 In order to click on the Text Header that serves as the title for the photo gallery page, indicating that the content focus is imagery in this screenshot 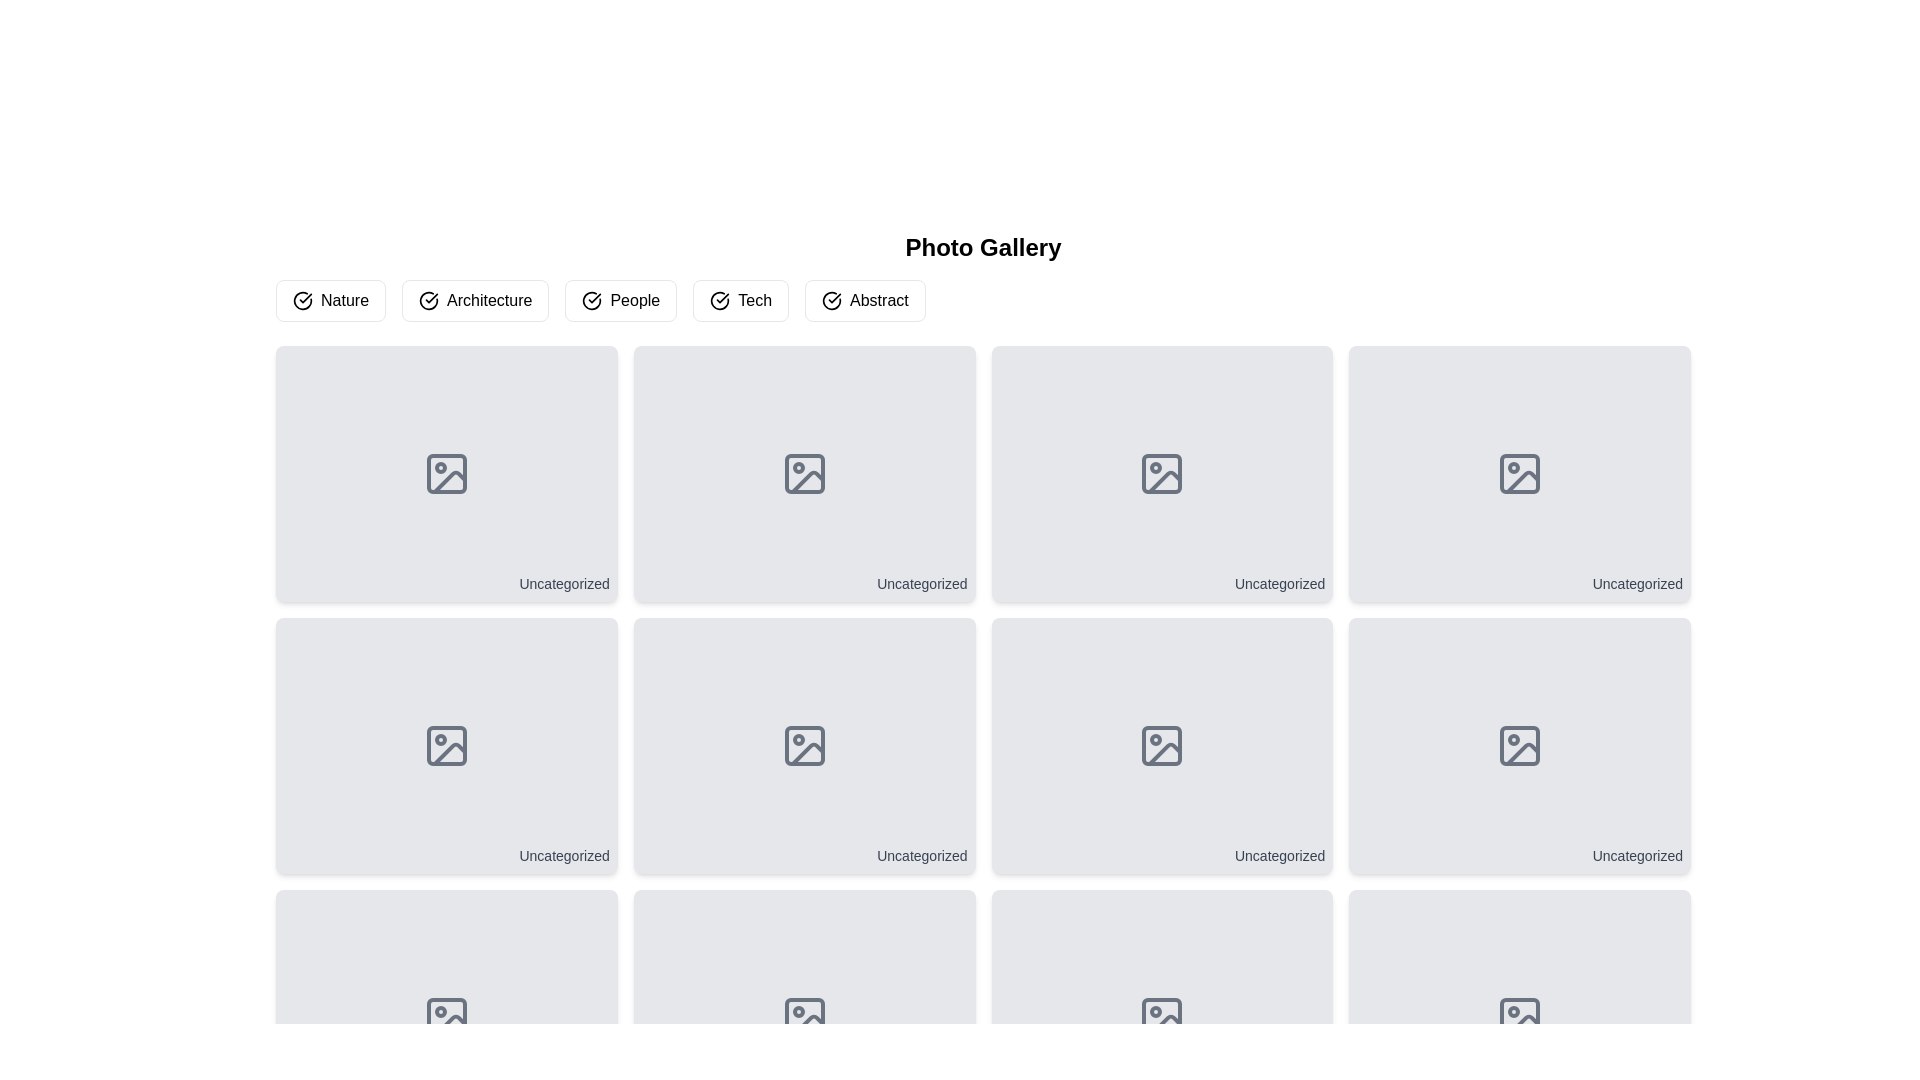, I will do `click(983, 246)`.